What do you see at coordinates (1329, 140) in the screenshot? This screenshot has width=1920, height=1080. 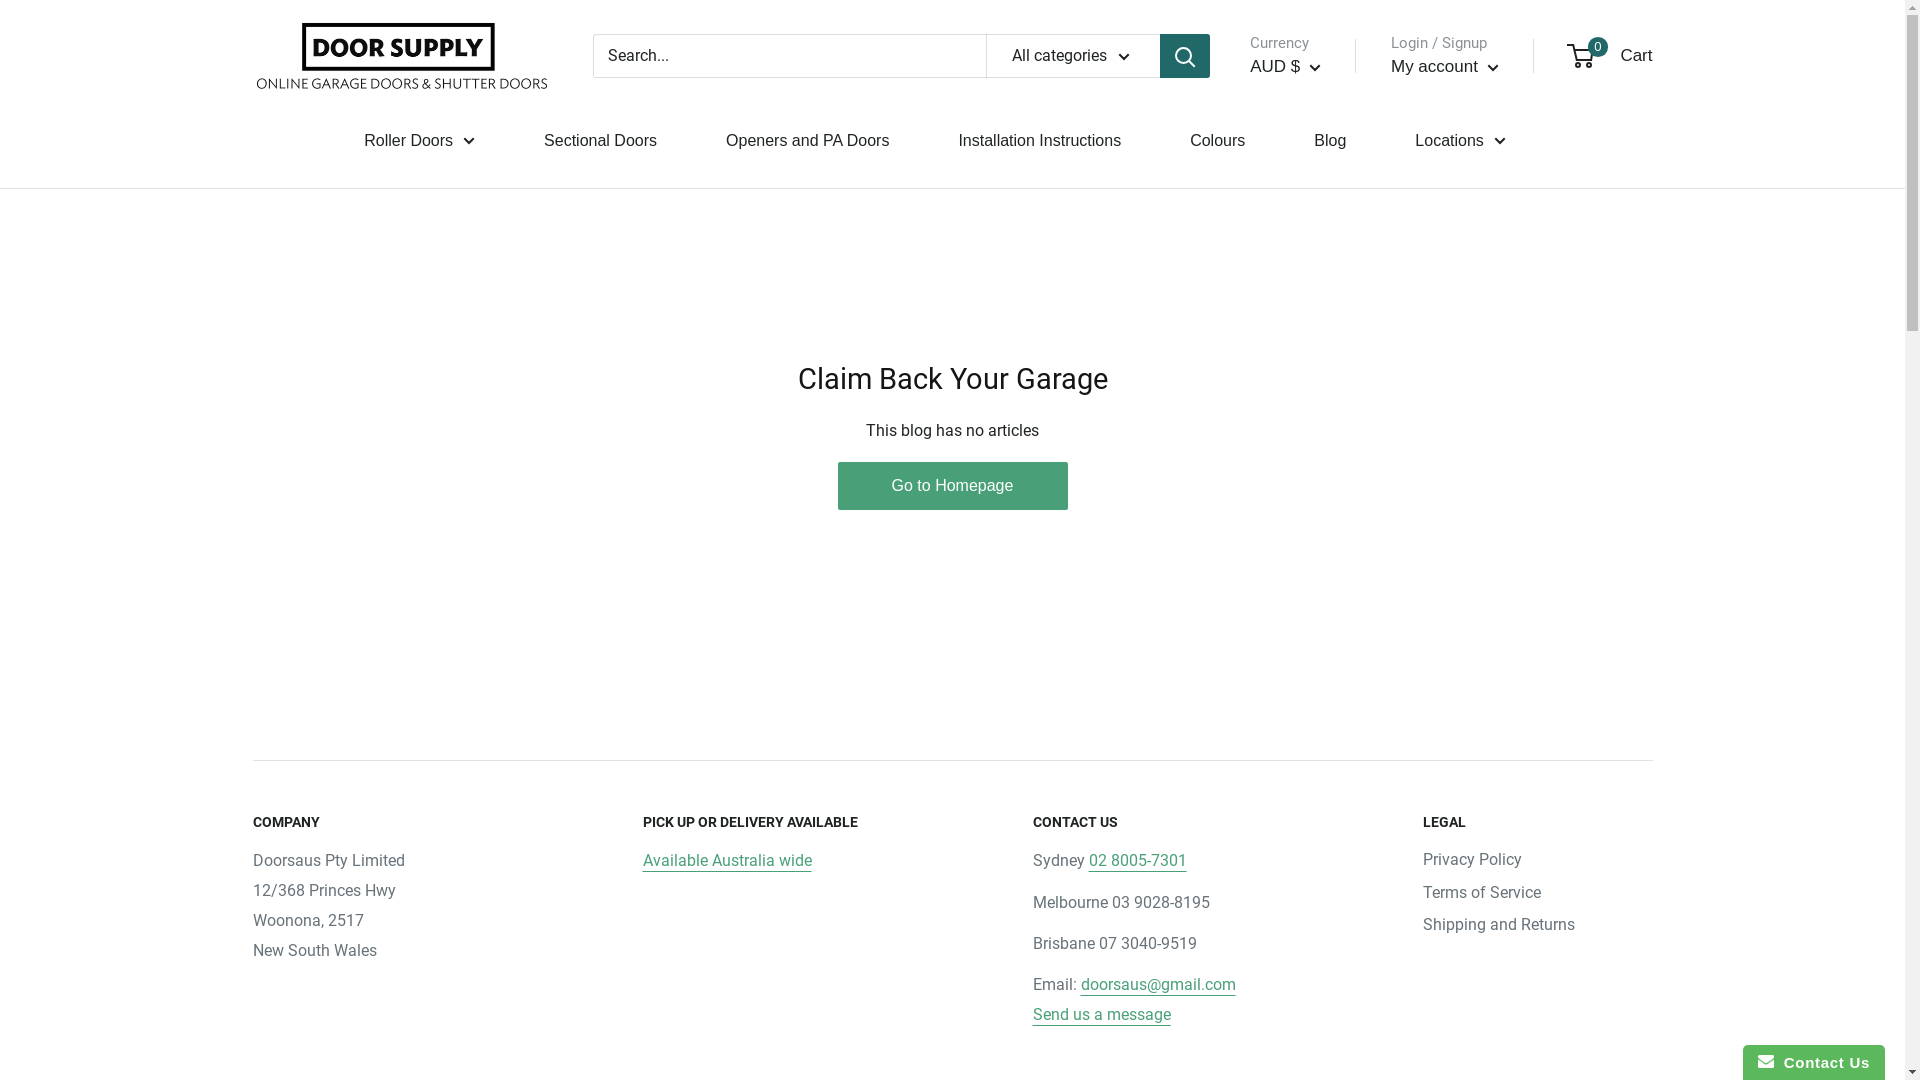 I see `'Blog'` at bounding box center [1329, 140].